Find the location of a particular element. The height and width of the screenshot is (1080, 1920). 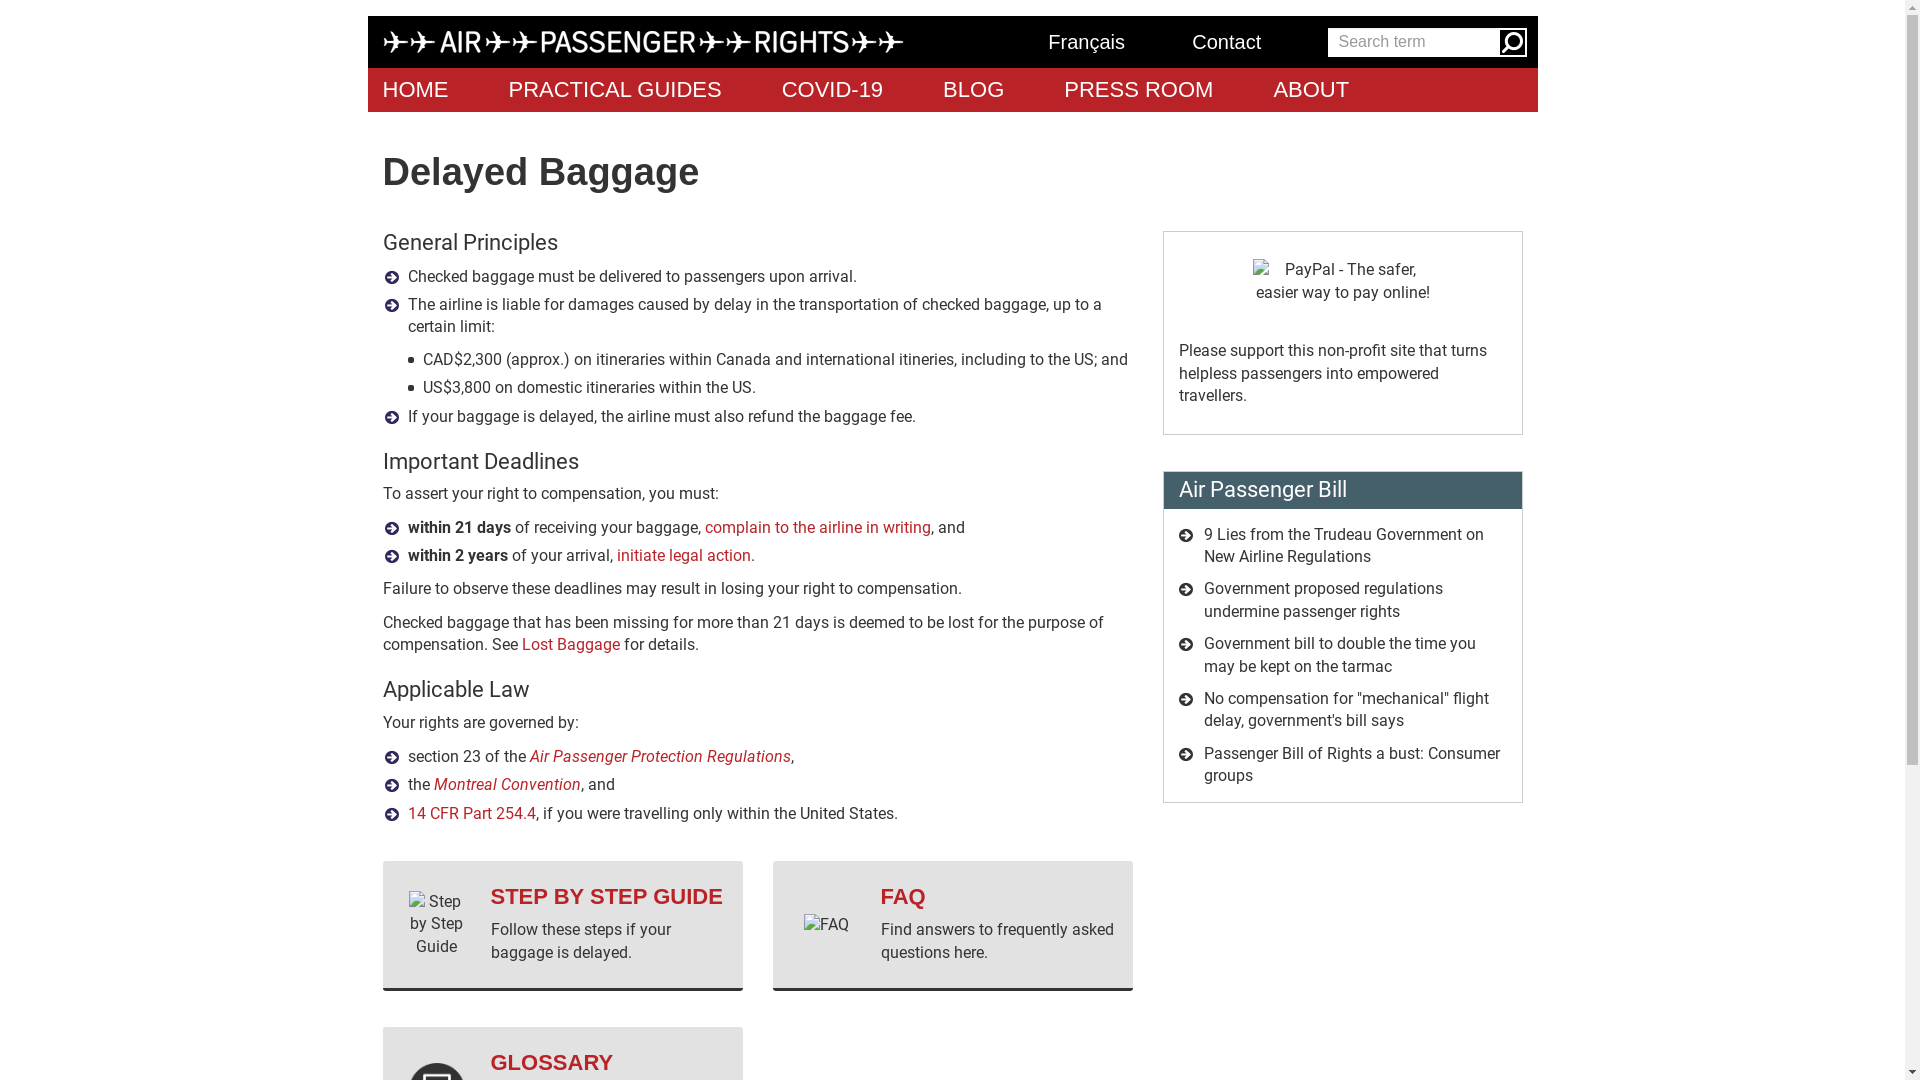

'Air Passenger Protection Regulations' is located at coordinates (660, 756).